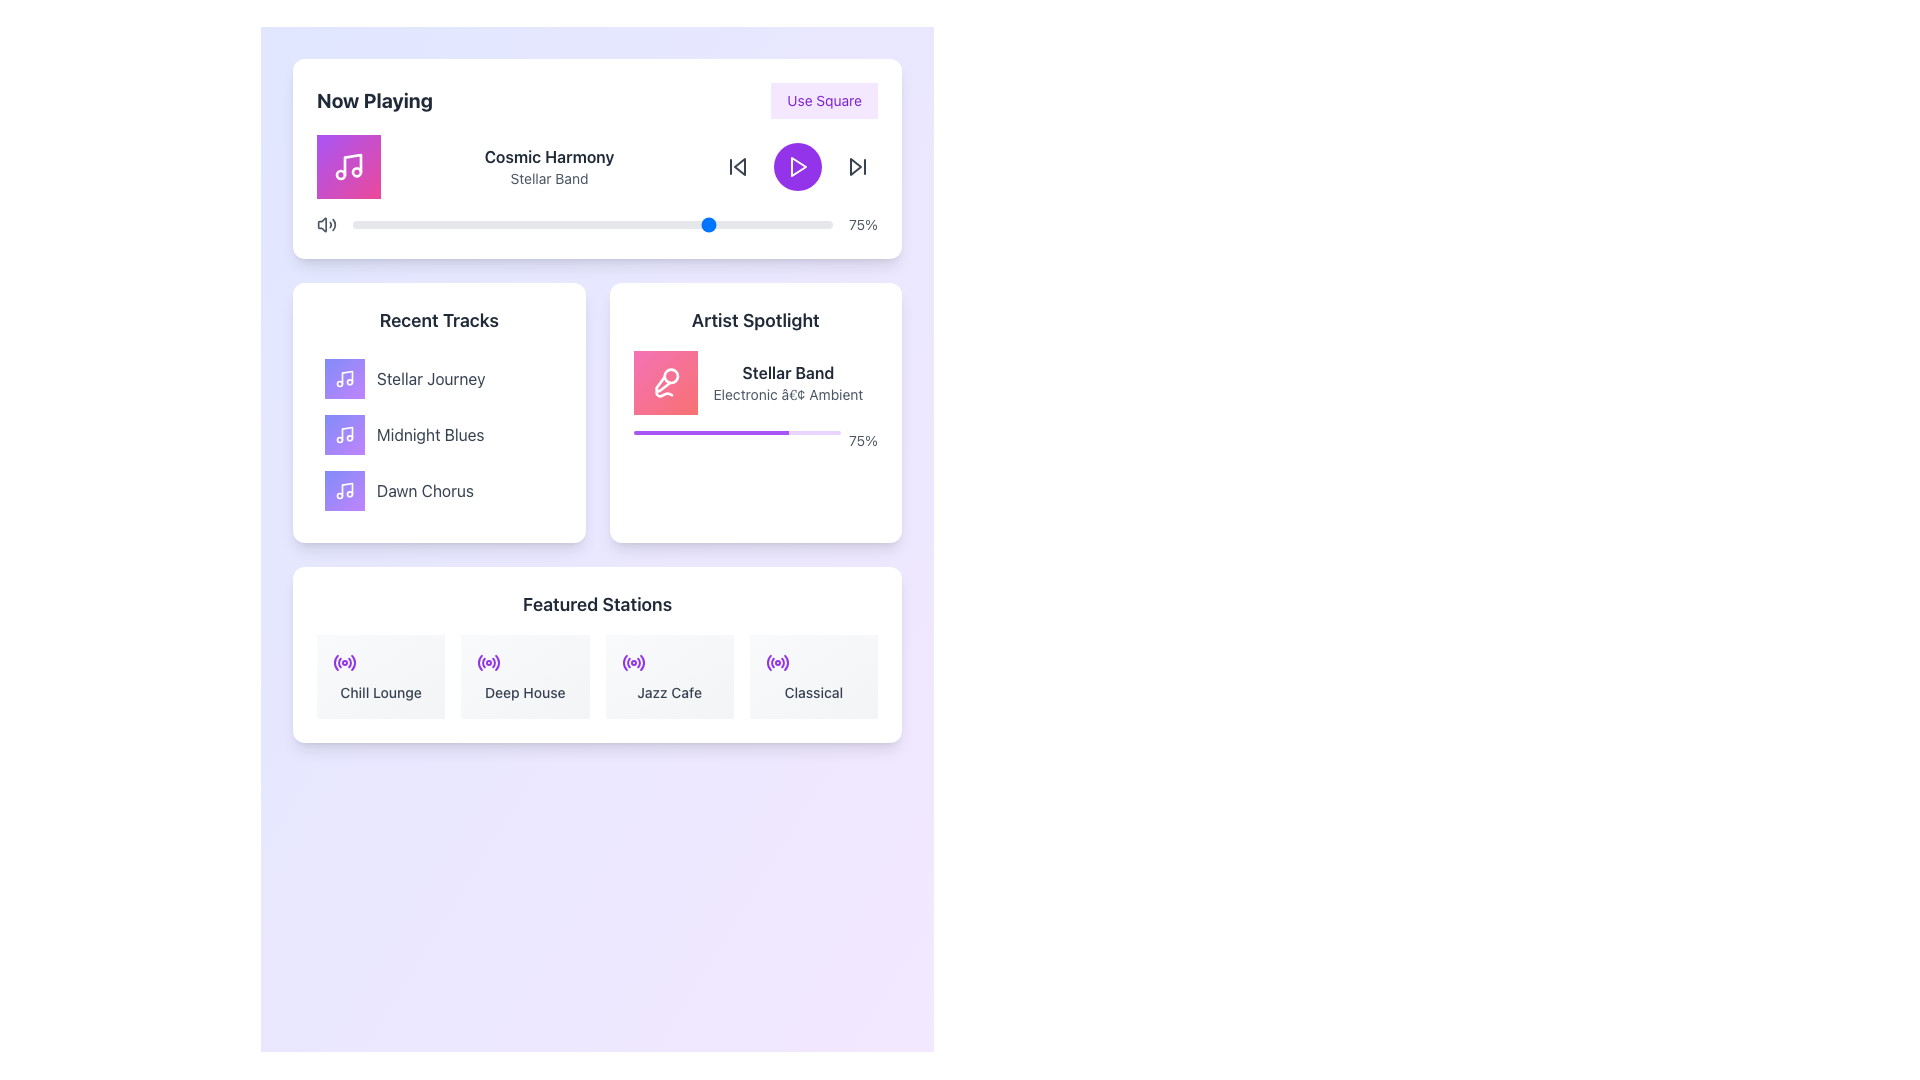 The height and width of the screenshot is (1080, 1920). What do you see at coordinates (796, 165) in the screenshot?
I see `the play/pause button located in the 'Now Playing' section, which is the central element in a group of three buttons, positioned to the right of the section's title` at bounding box center [796, 165].